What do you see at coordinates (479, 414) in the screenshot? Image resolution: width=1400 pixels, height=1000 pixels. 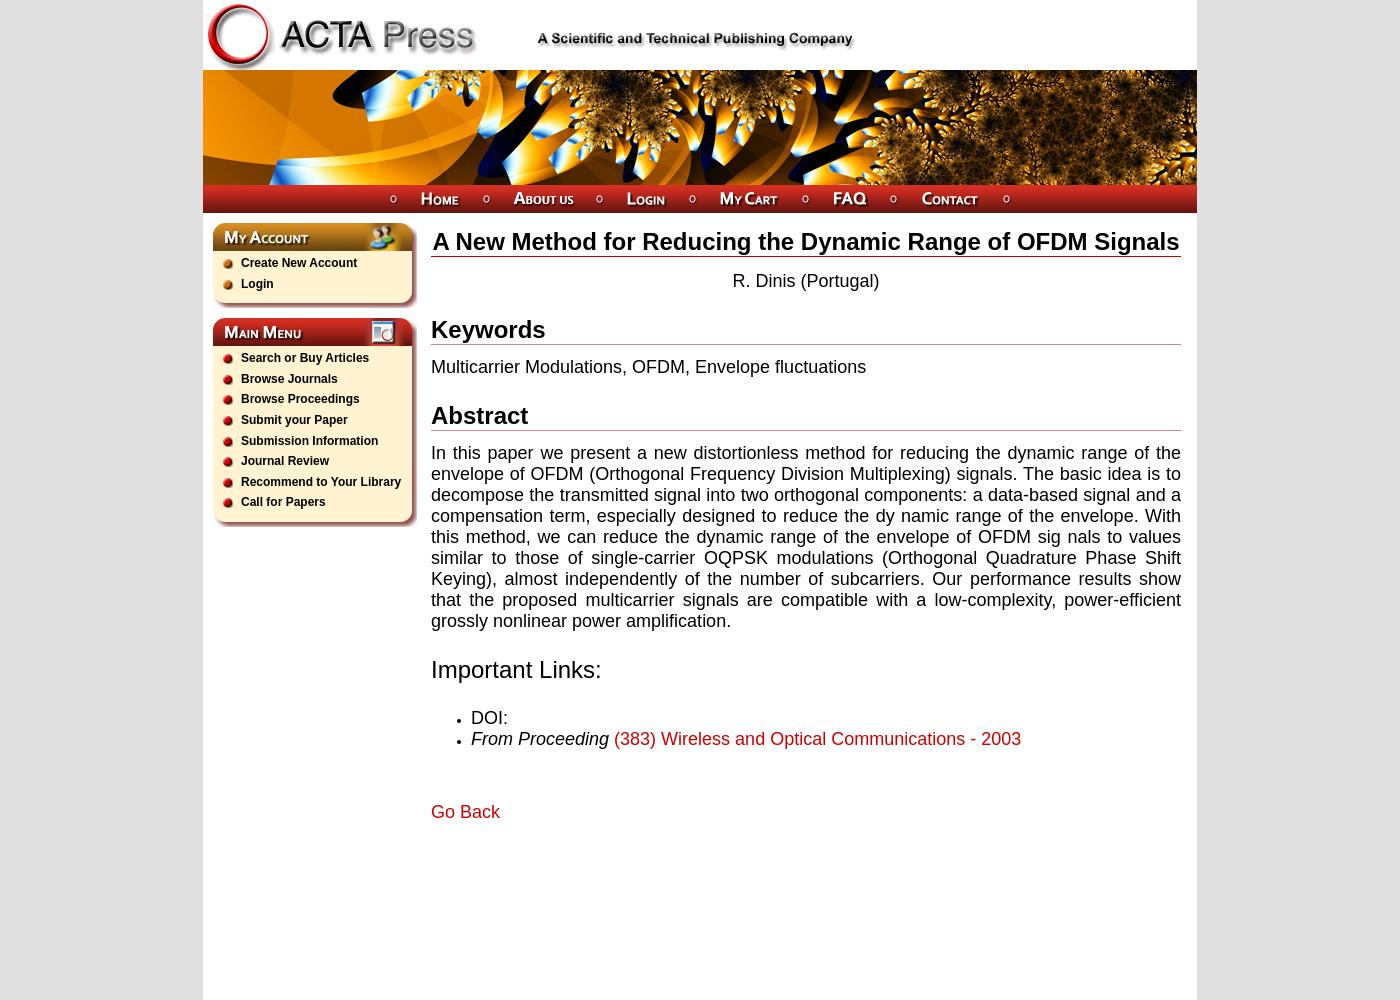 I see `'Abstract'` at bounding box center [479, 414].